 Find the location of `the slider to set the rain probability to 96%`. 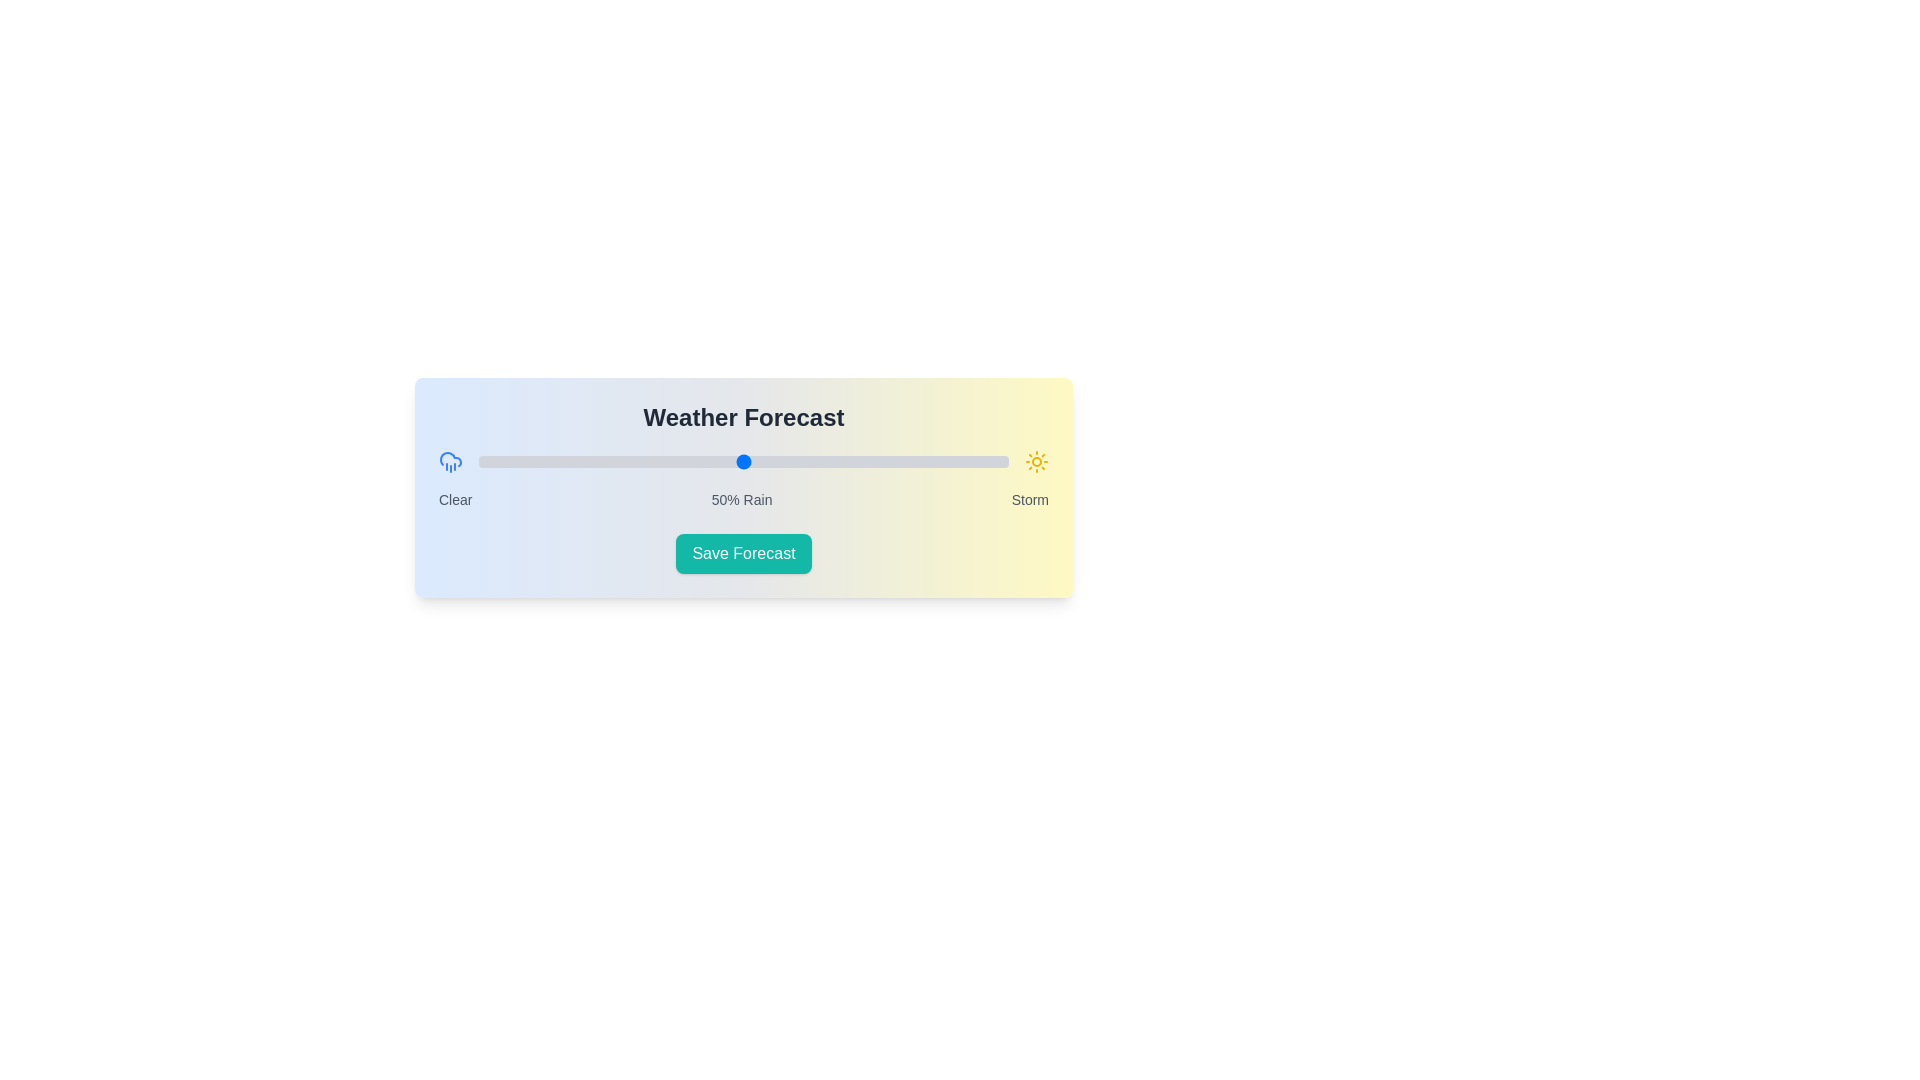

the slider to set the rain probability to 96% is located at coordinates (987, 462).